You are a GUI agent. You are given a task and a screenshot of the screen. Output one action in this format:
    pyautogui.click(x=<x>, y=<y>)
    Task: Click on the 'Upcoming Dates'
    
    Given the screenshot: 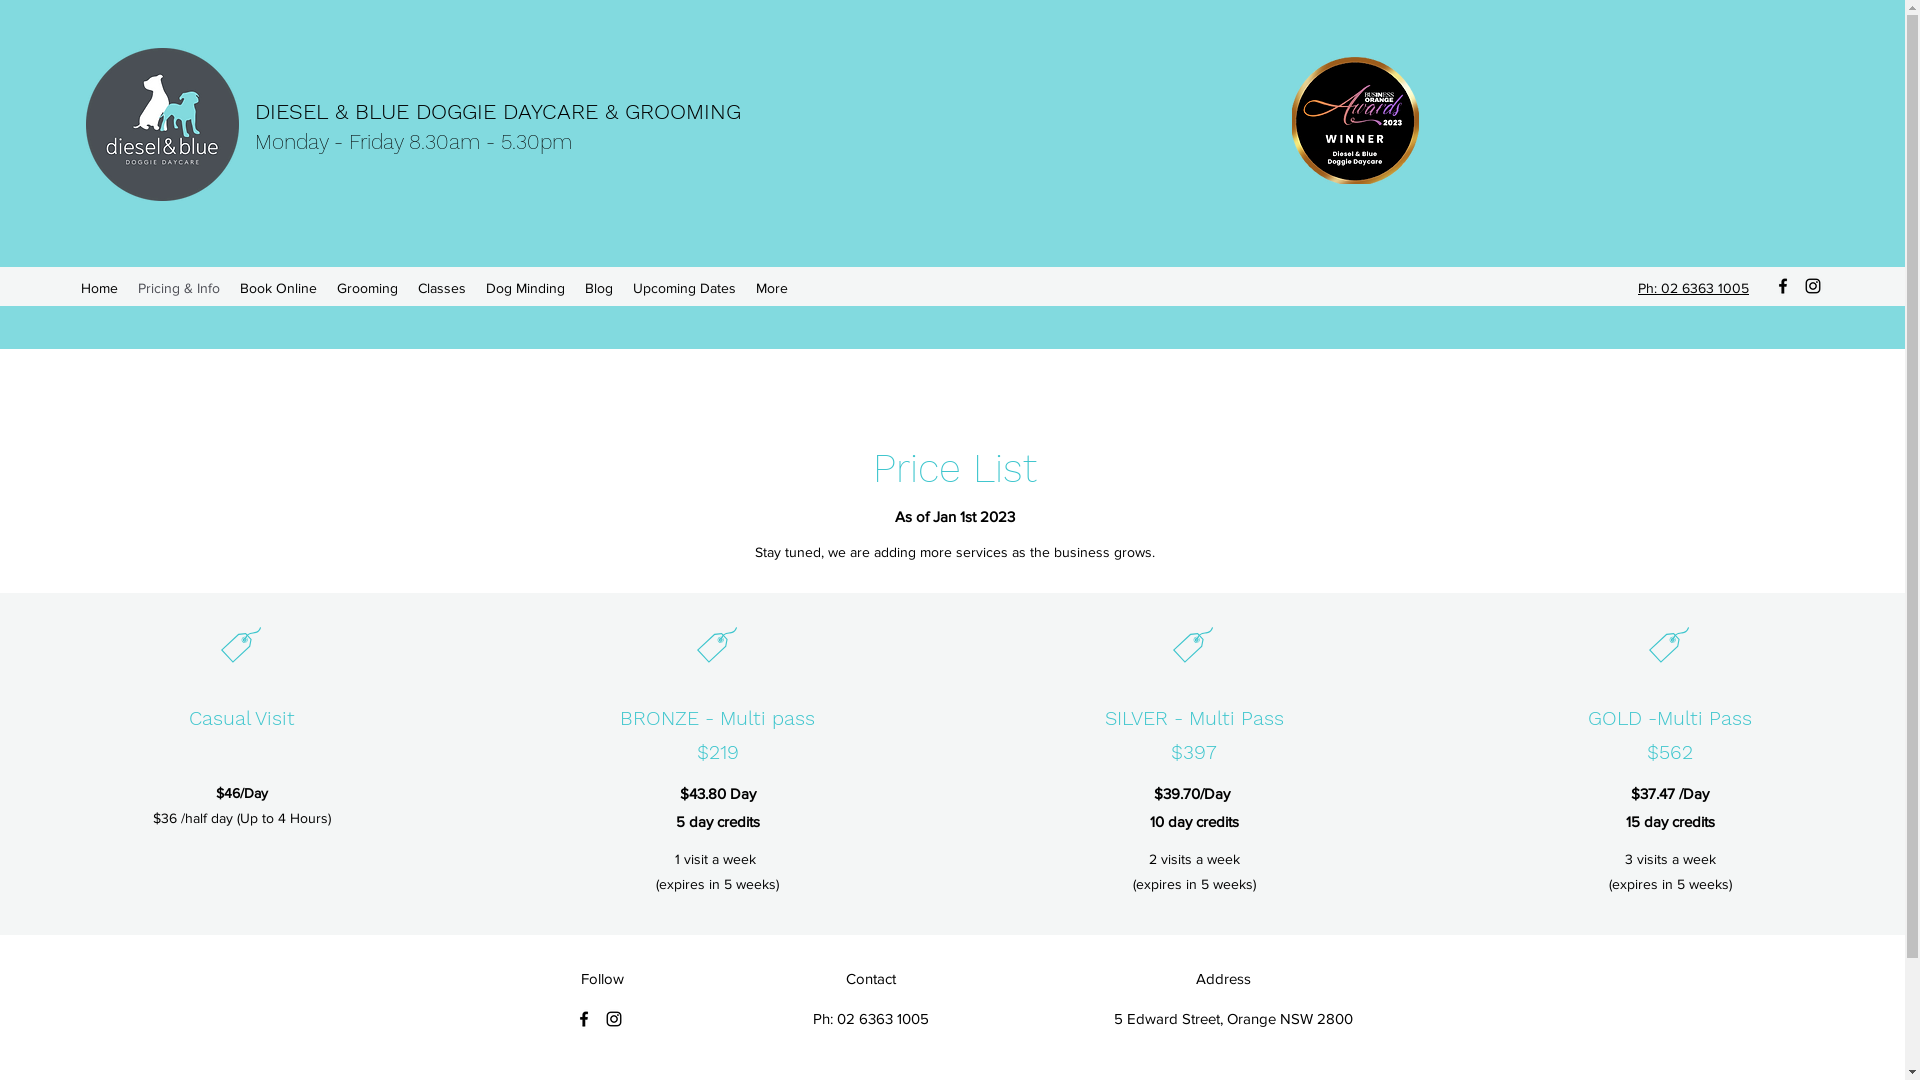 What is the action you would take?
    pyautogui.click(x=684, y=288)
    